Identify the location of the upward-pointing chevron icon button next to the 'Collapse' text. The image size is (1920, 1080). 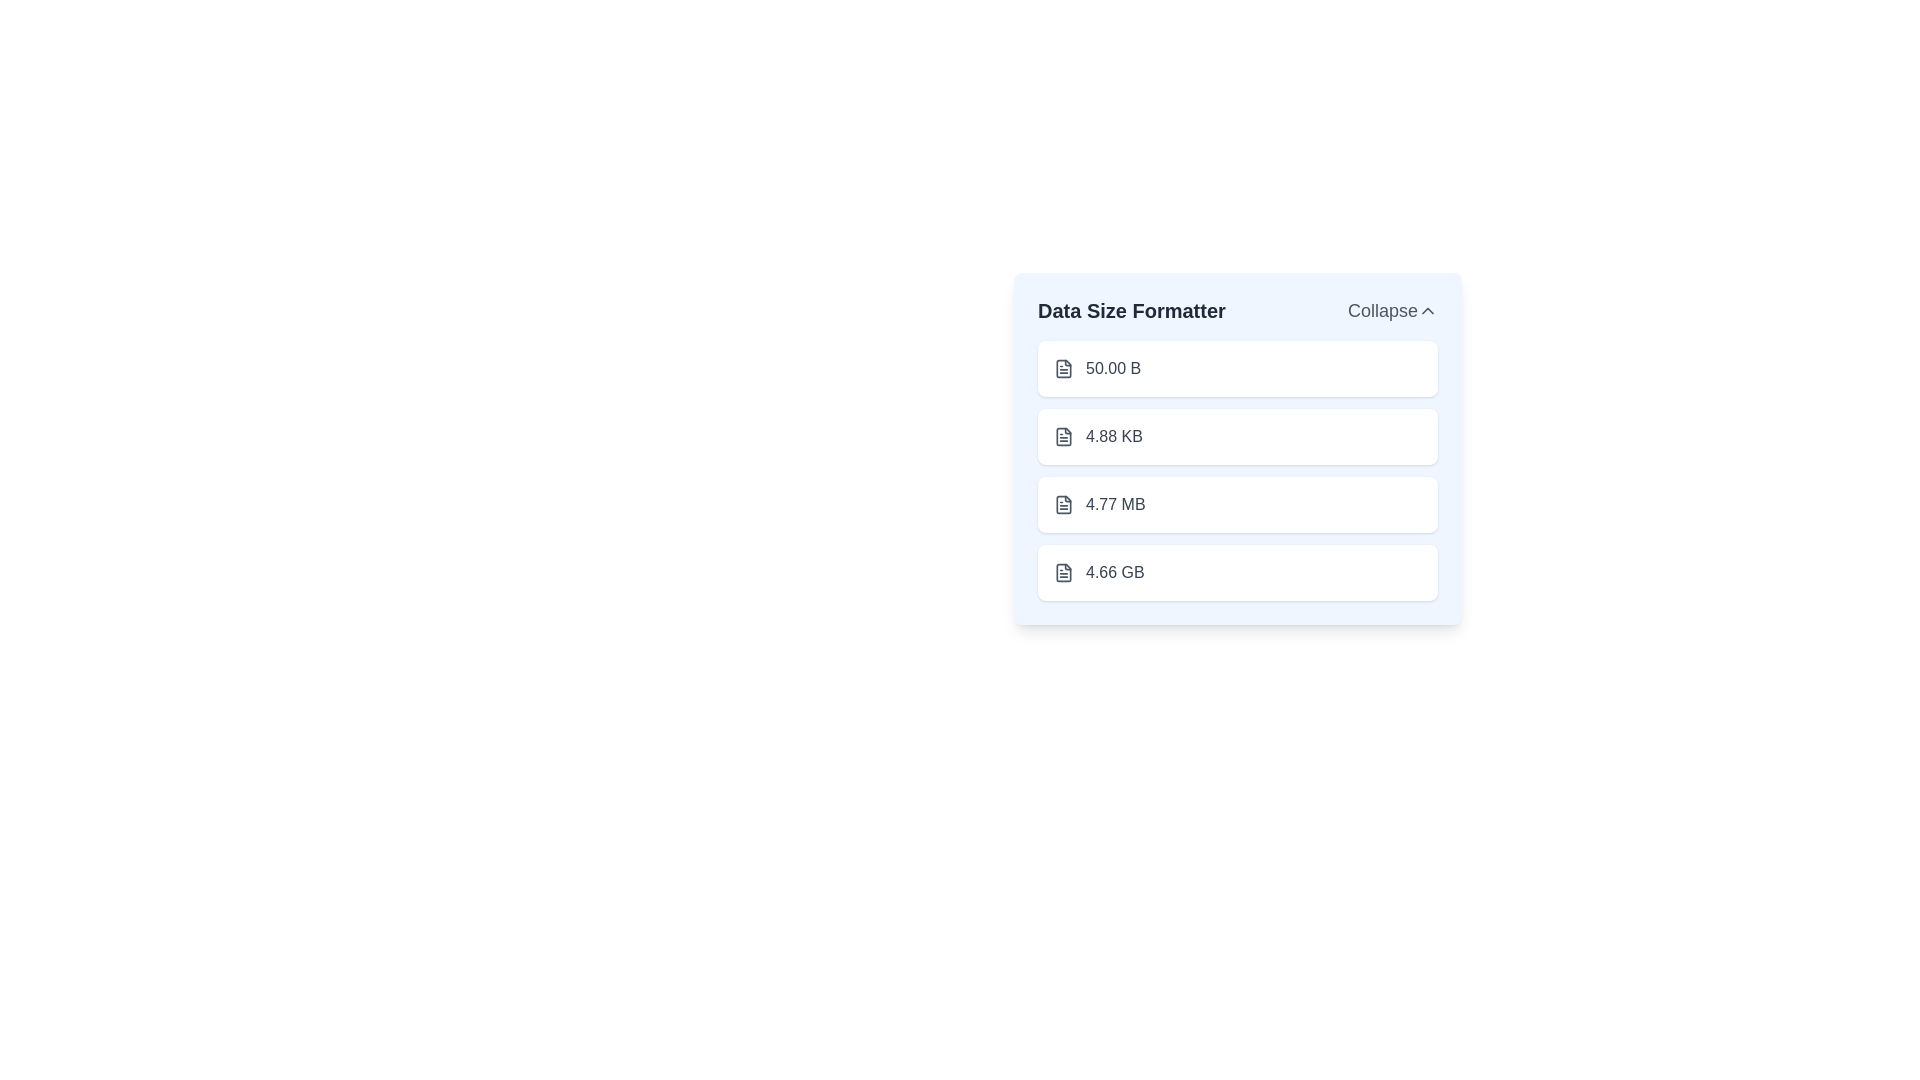
(1427, 311).